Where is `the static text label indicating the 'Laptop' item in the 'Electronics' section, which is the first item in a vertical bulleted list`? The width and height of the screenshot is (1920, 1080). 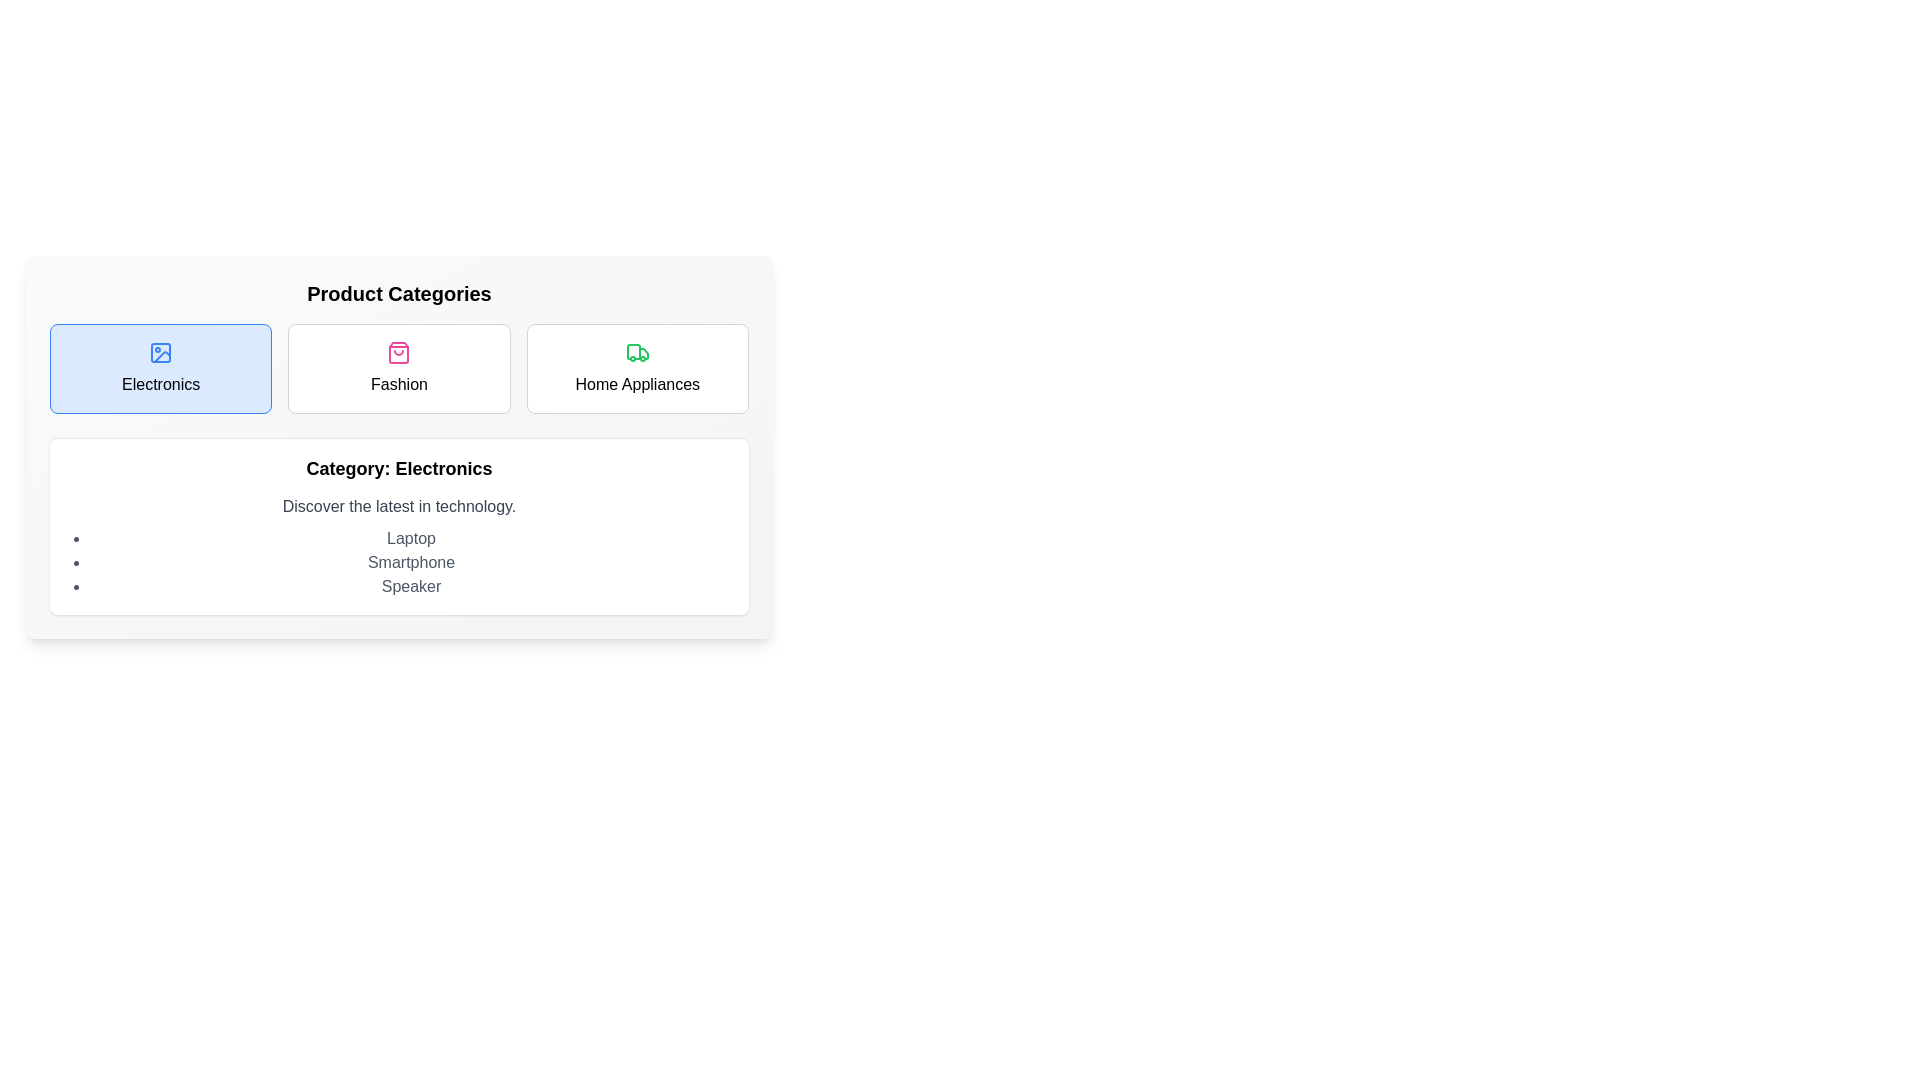 the static text label indicating the 'Laptop' item in the 'Electronics' section, which is the first item in a vertical bulleted list is located at coordinates (410, 538).